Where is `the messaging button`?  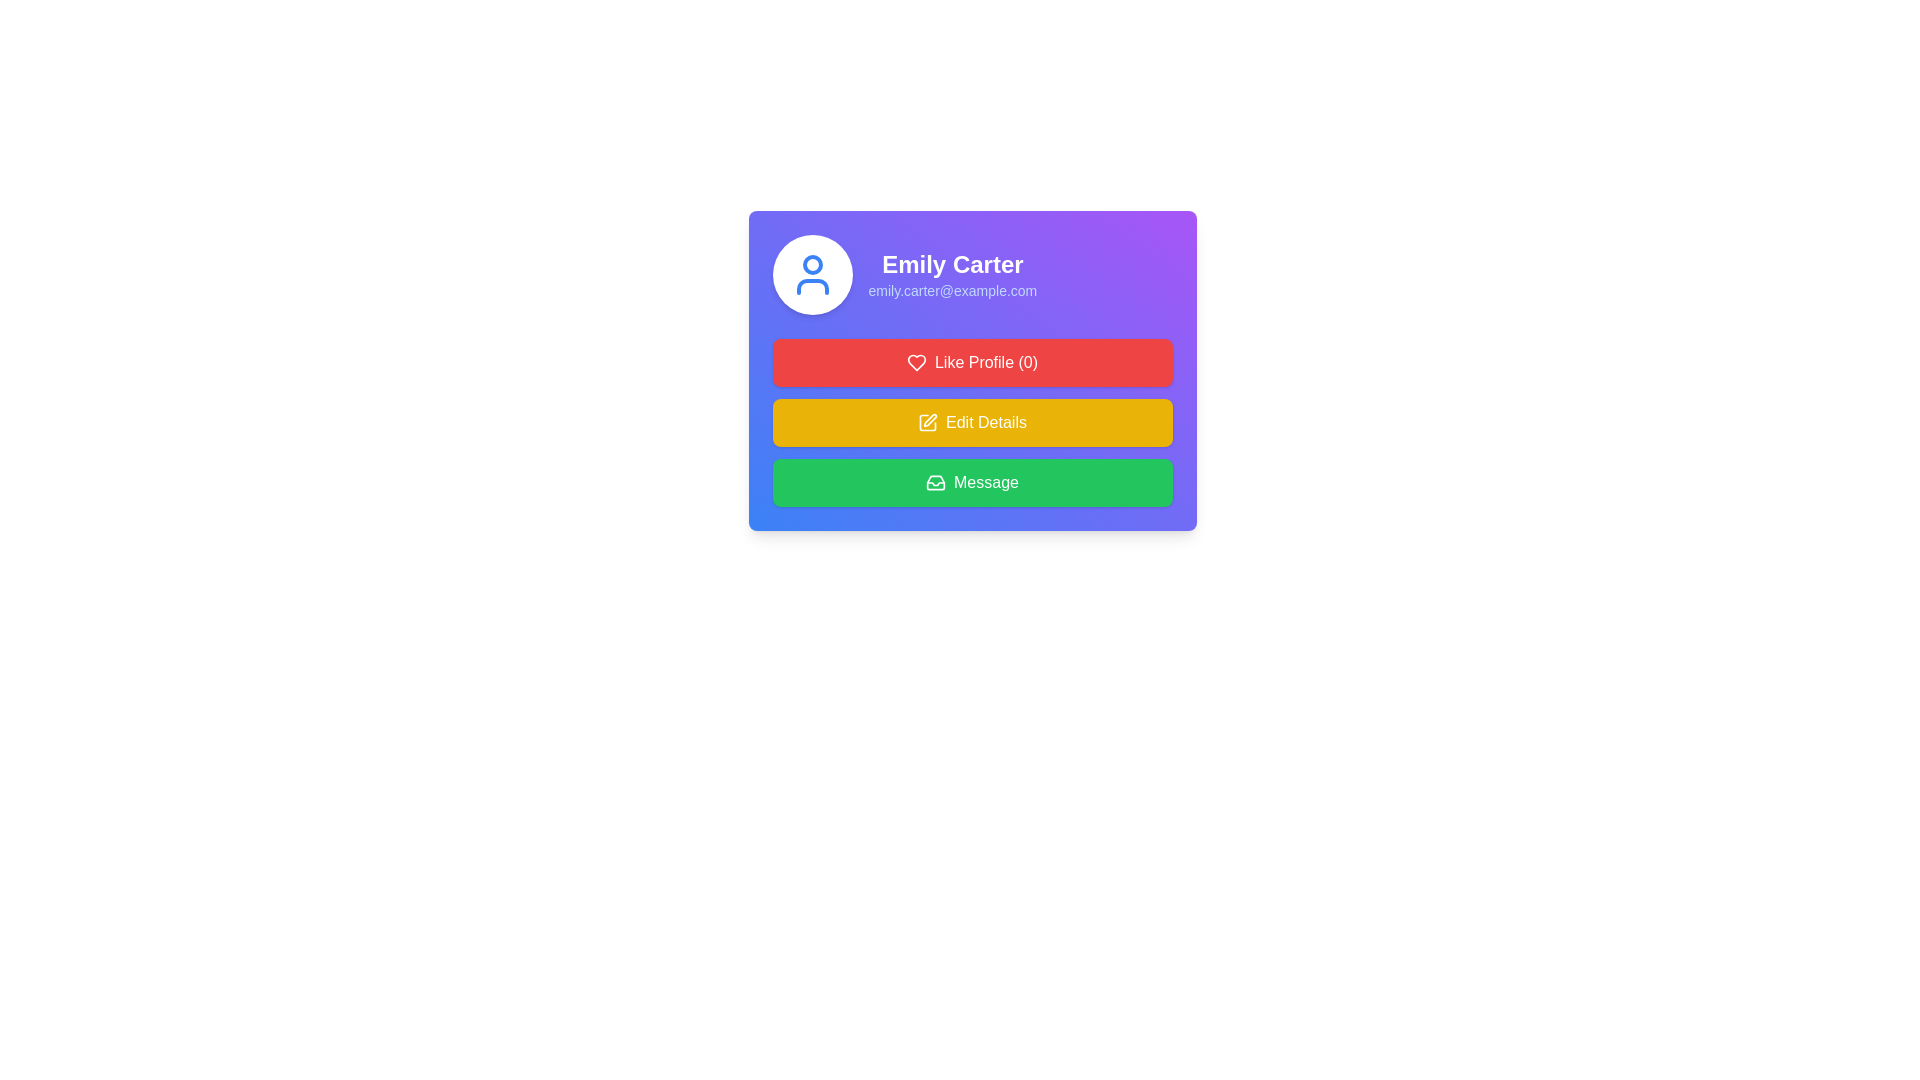 the messaging button is located at coordinates (972, 482).